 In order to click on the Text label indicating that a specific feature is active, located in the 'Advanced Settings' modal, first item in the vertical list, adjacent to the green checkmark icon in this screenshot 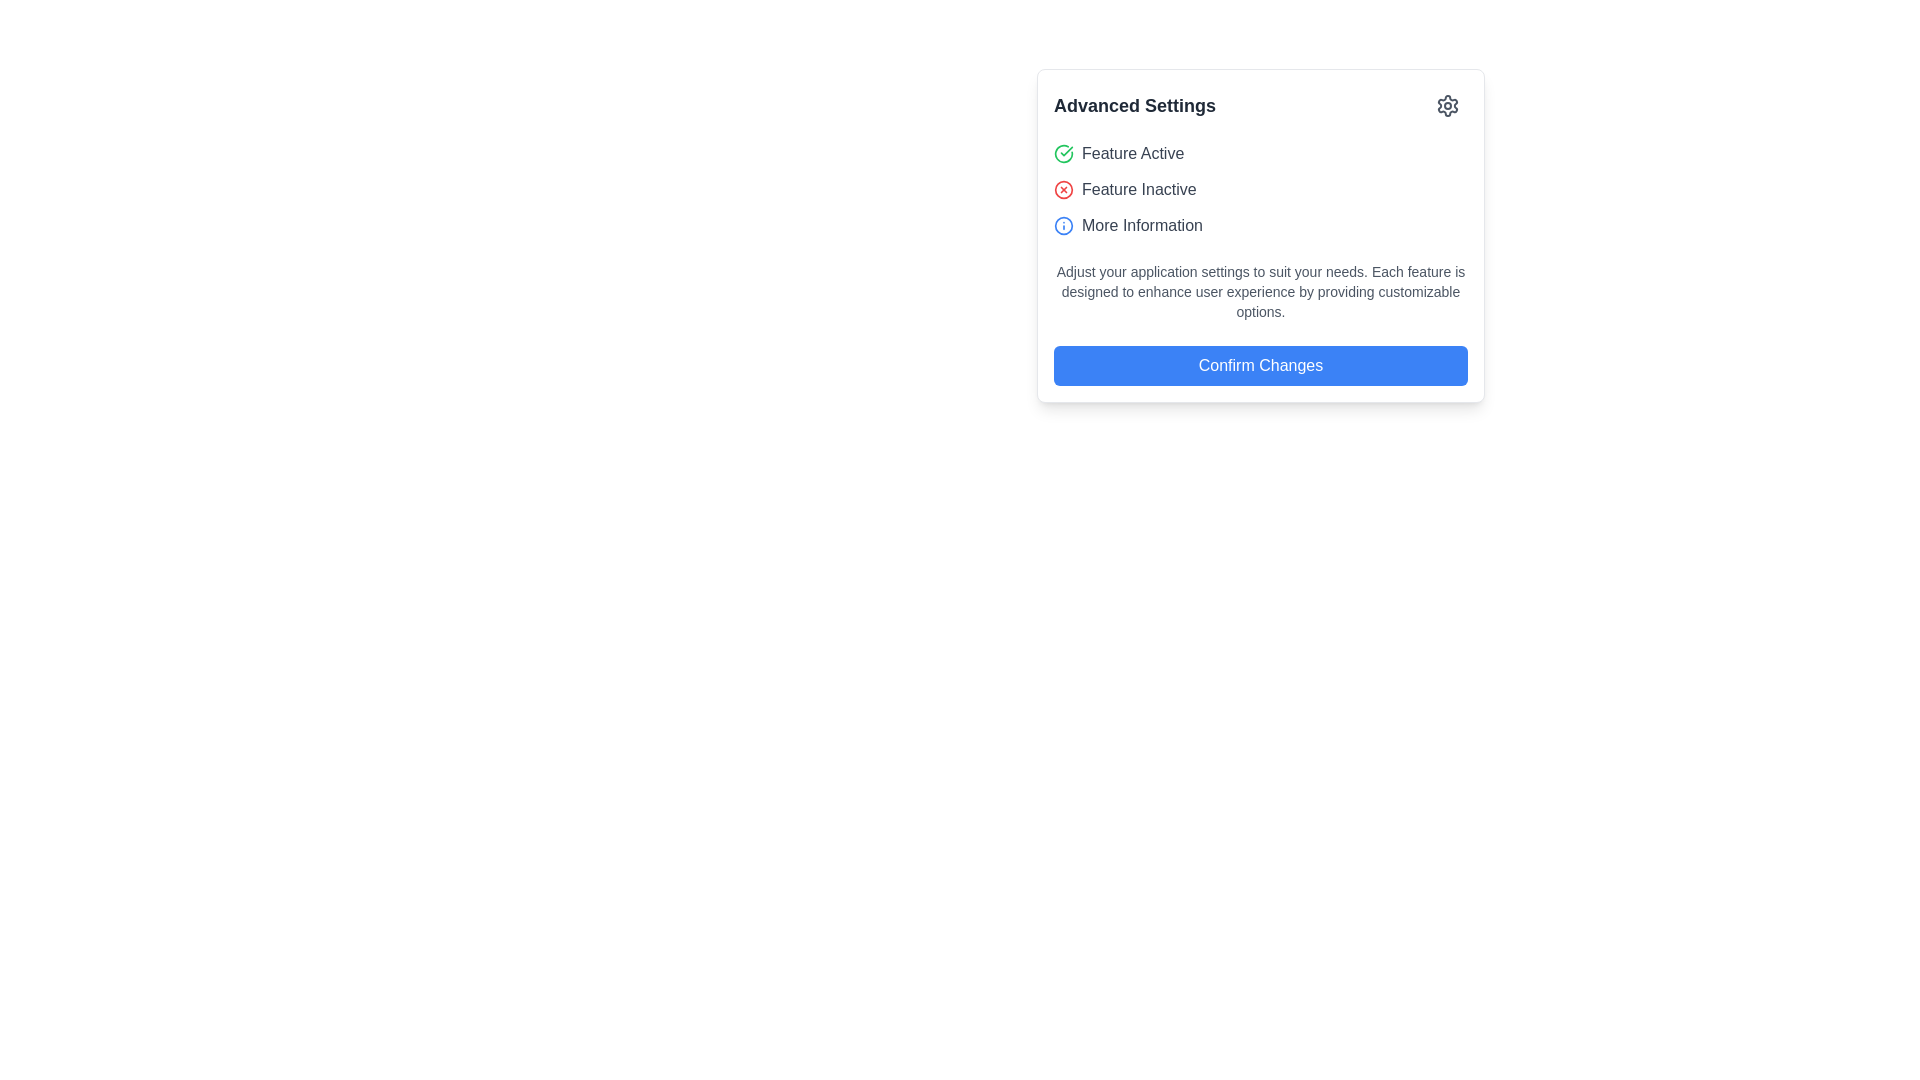, I will do `click(1133, 153)`.